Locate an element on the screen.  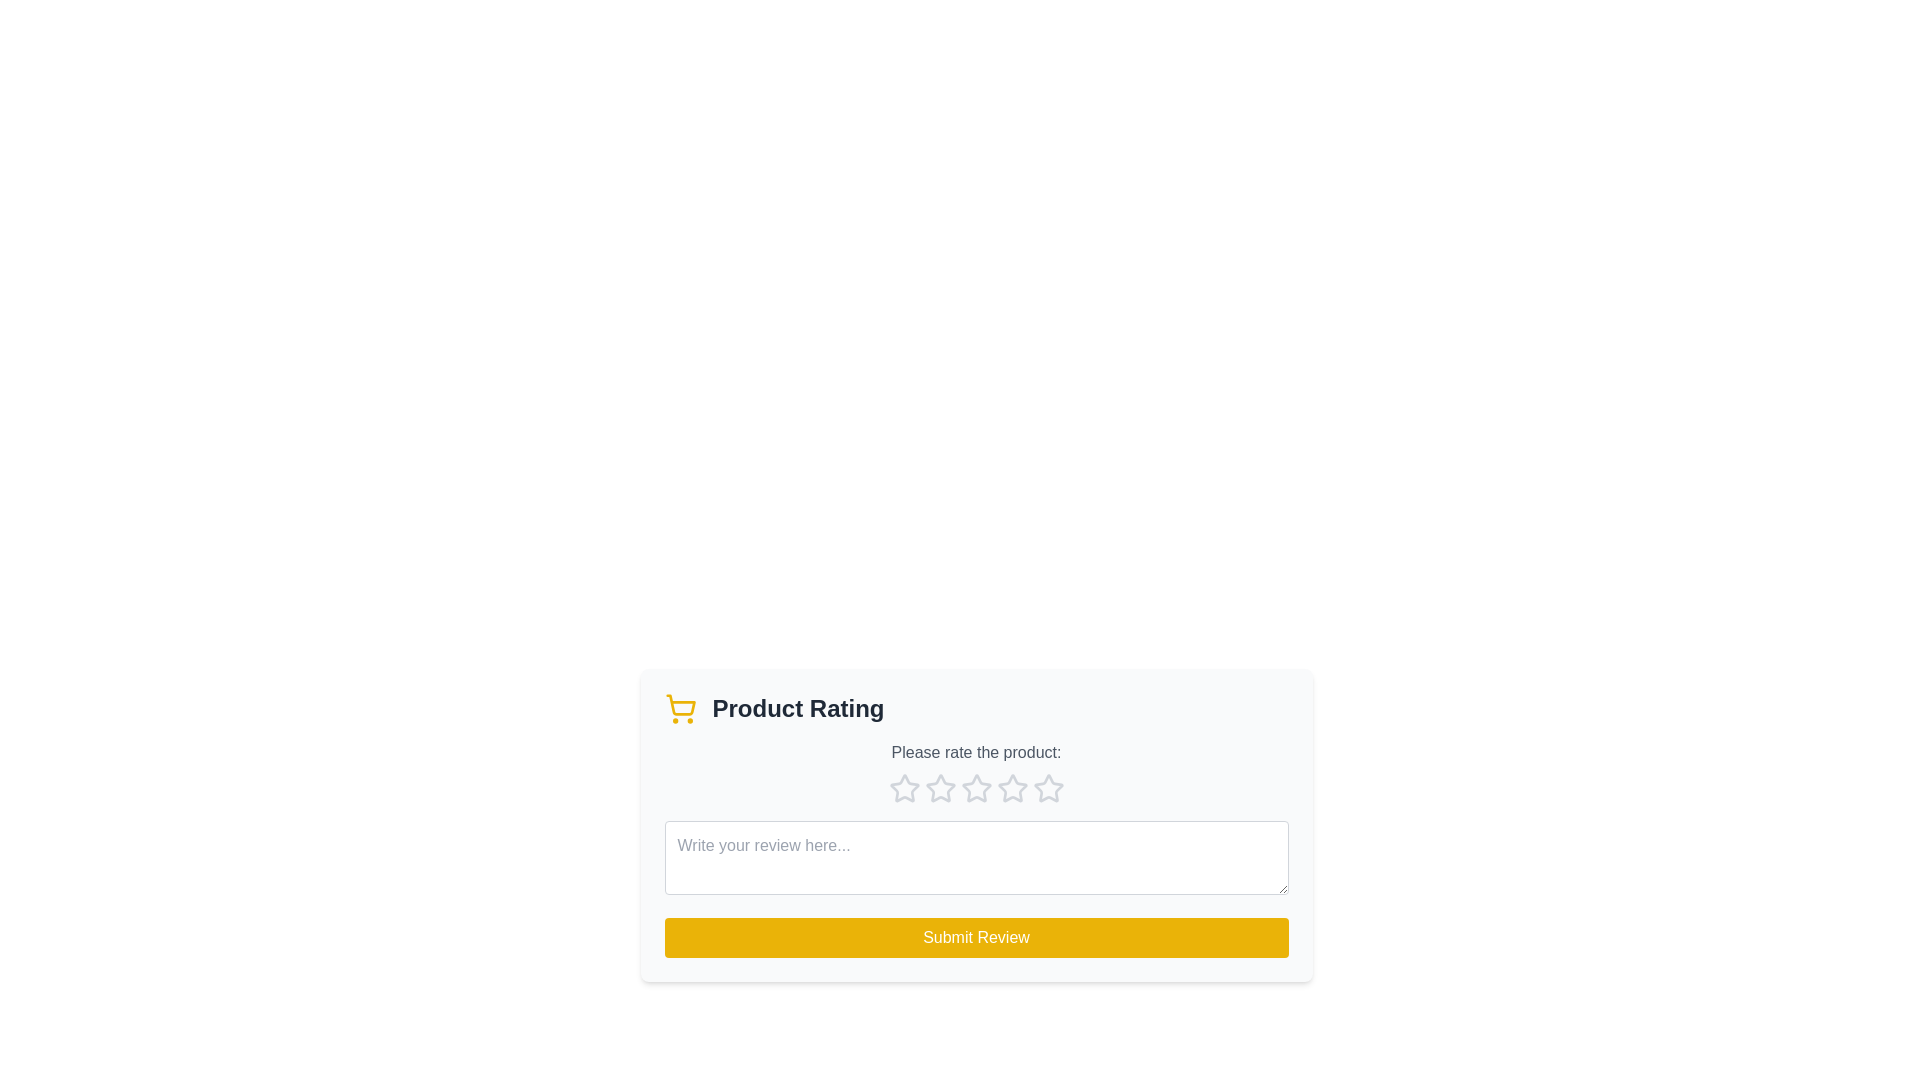
the yellow shopping cart icon located in the top-left corner of the 'Product Rating' section, directly preceding the text label 'Product Rating.' is located at coordinates (680, 708).